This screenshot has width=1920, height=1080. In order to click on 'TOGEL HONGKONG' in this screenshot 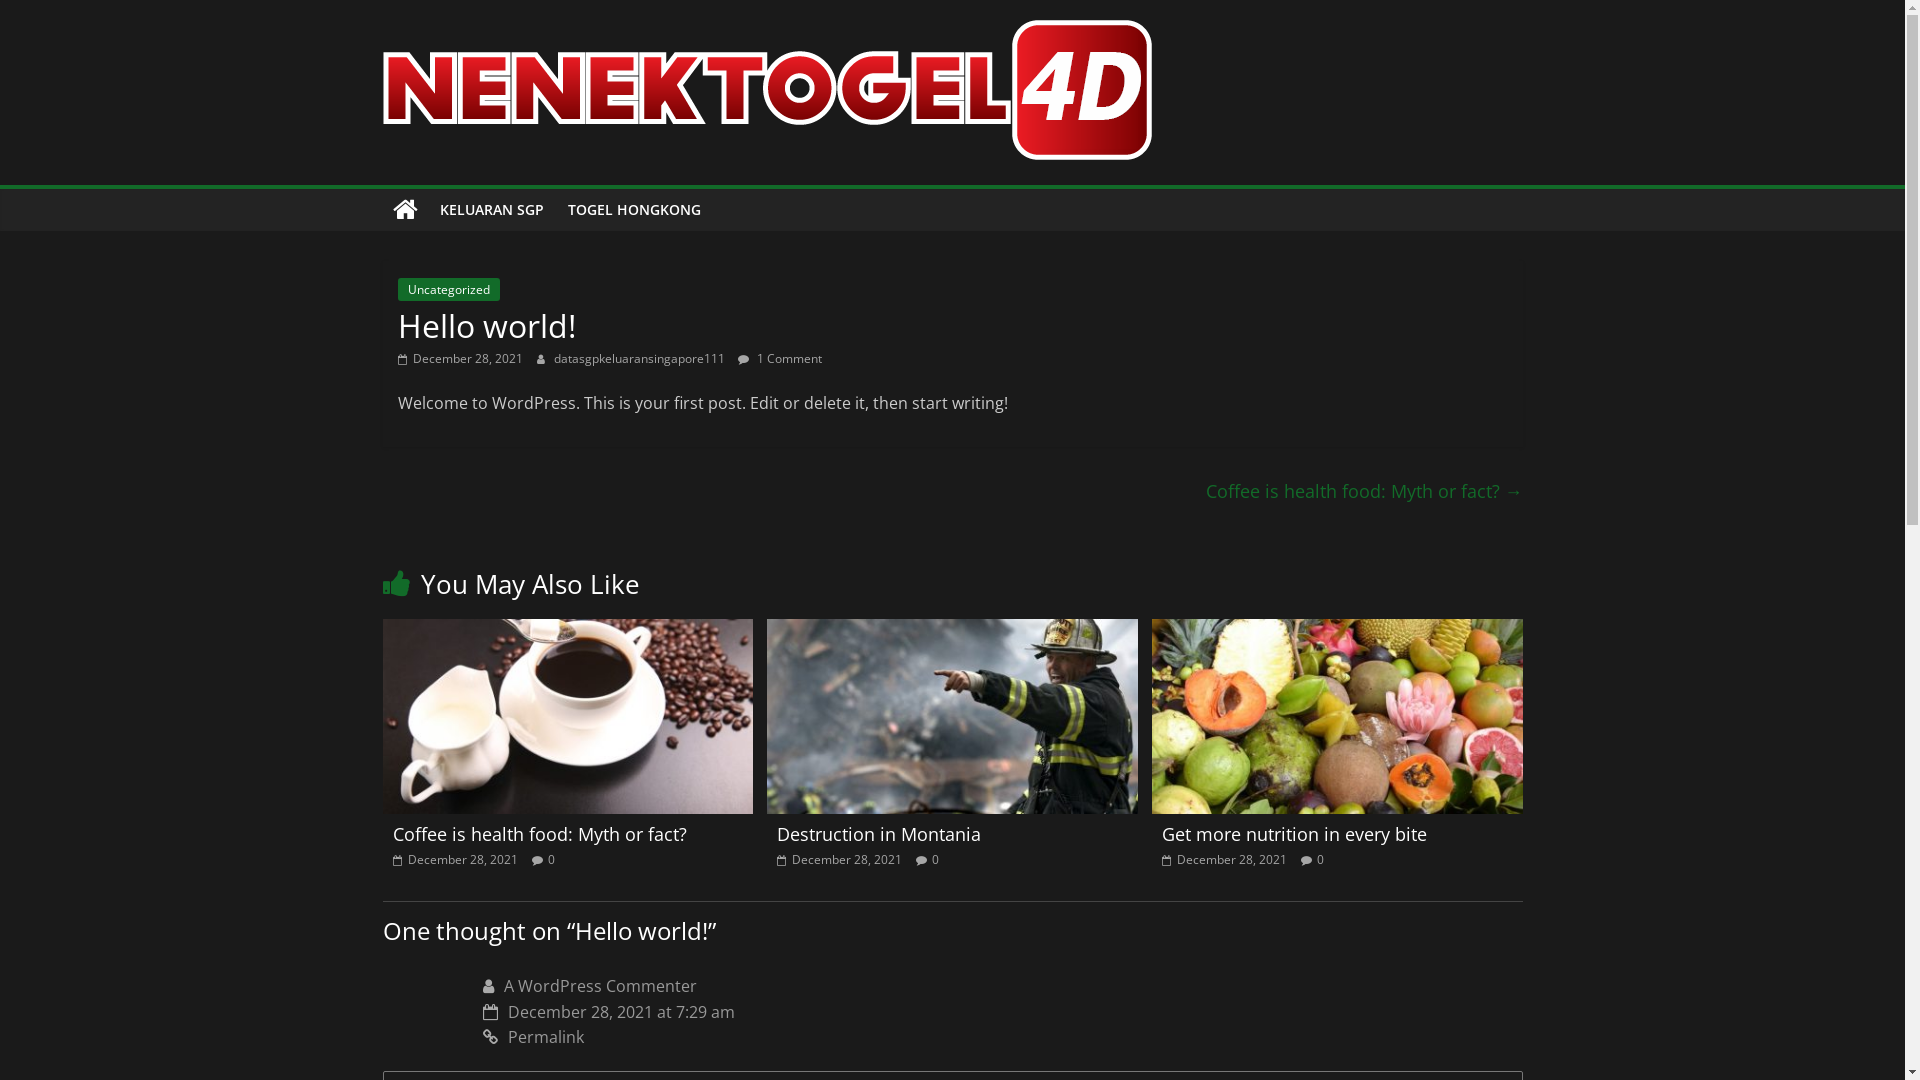, I will do `click(633, 209)`.